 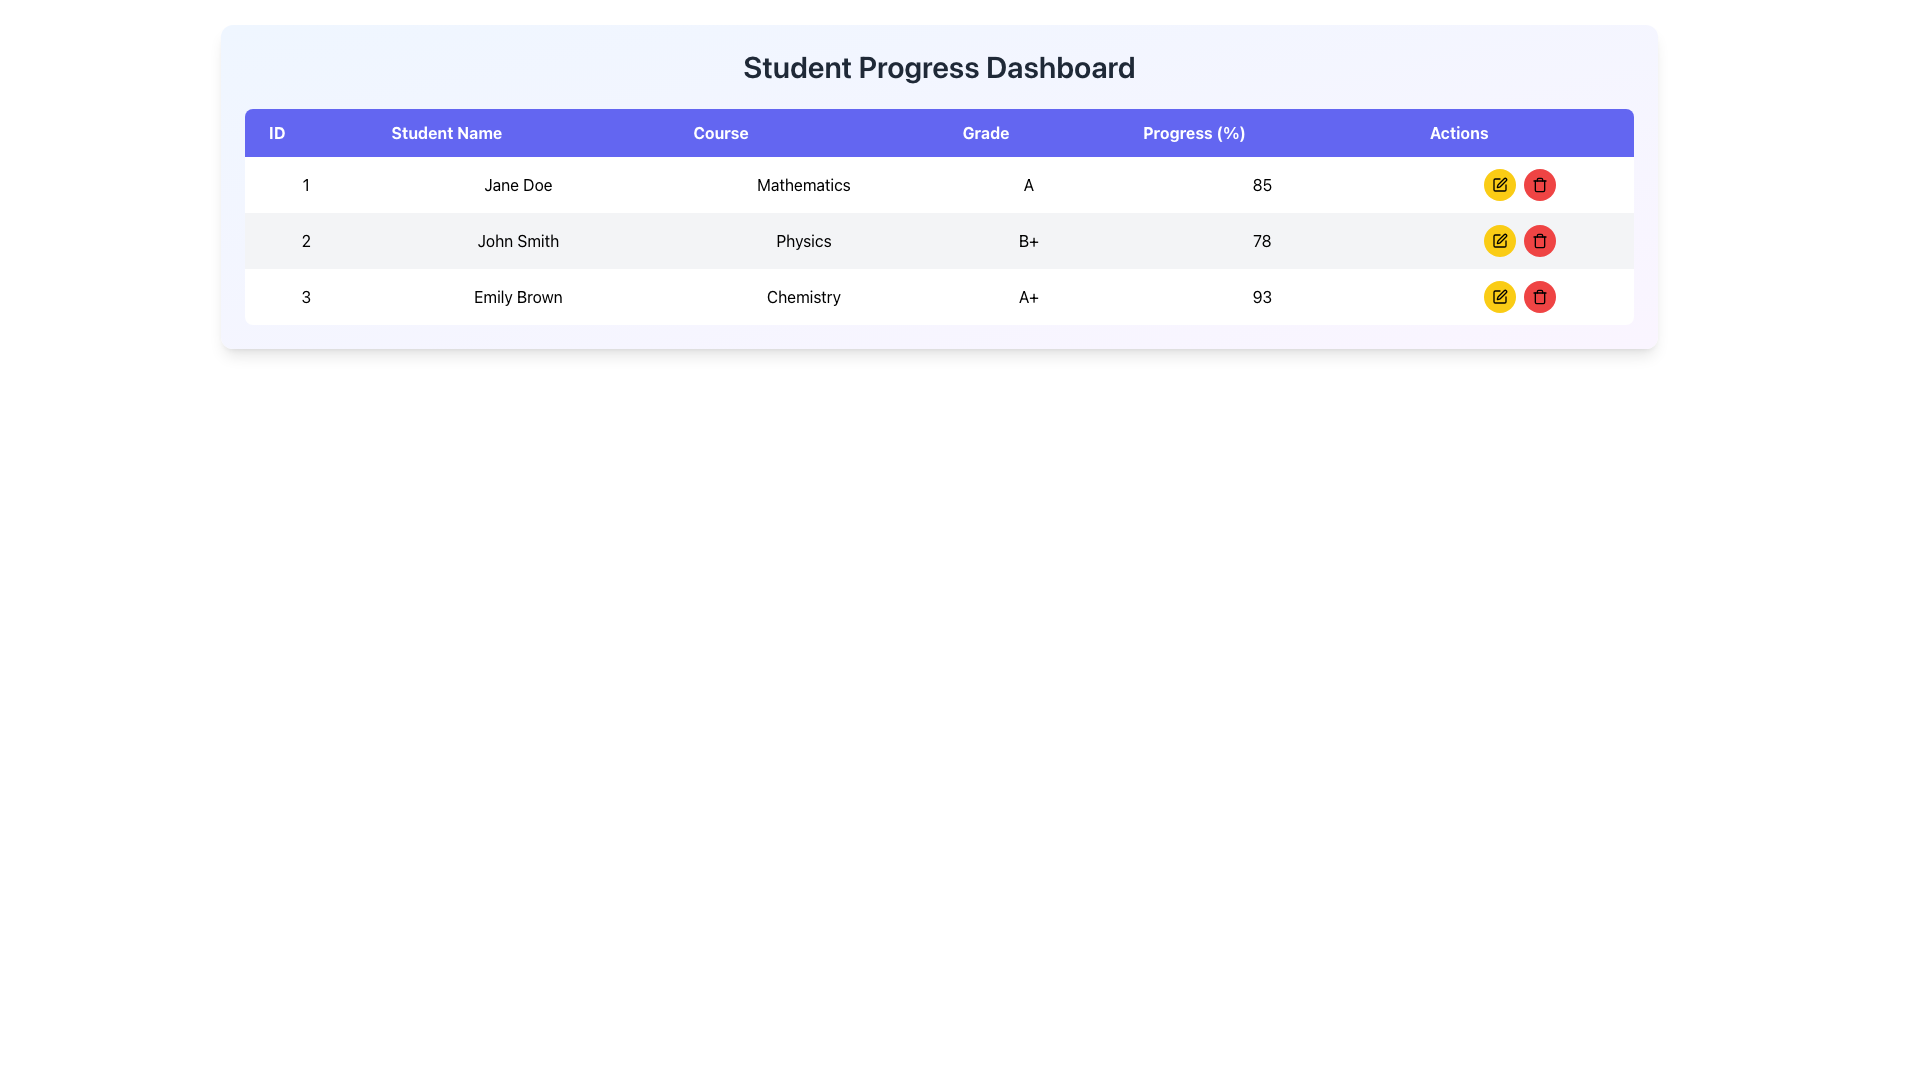 I want to click on the body of the trash bin icon, which is part of the SVG-based trash bin icon in the 'Actions' column of the last row ('Emily Brown') in the table, located in the bottom-right section of the dashboard, so click(x=1538, y=298).